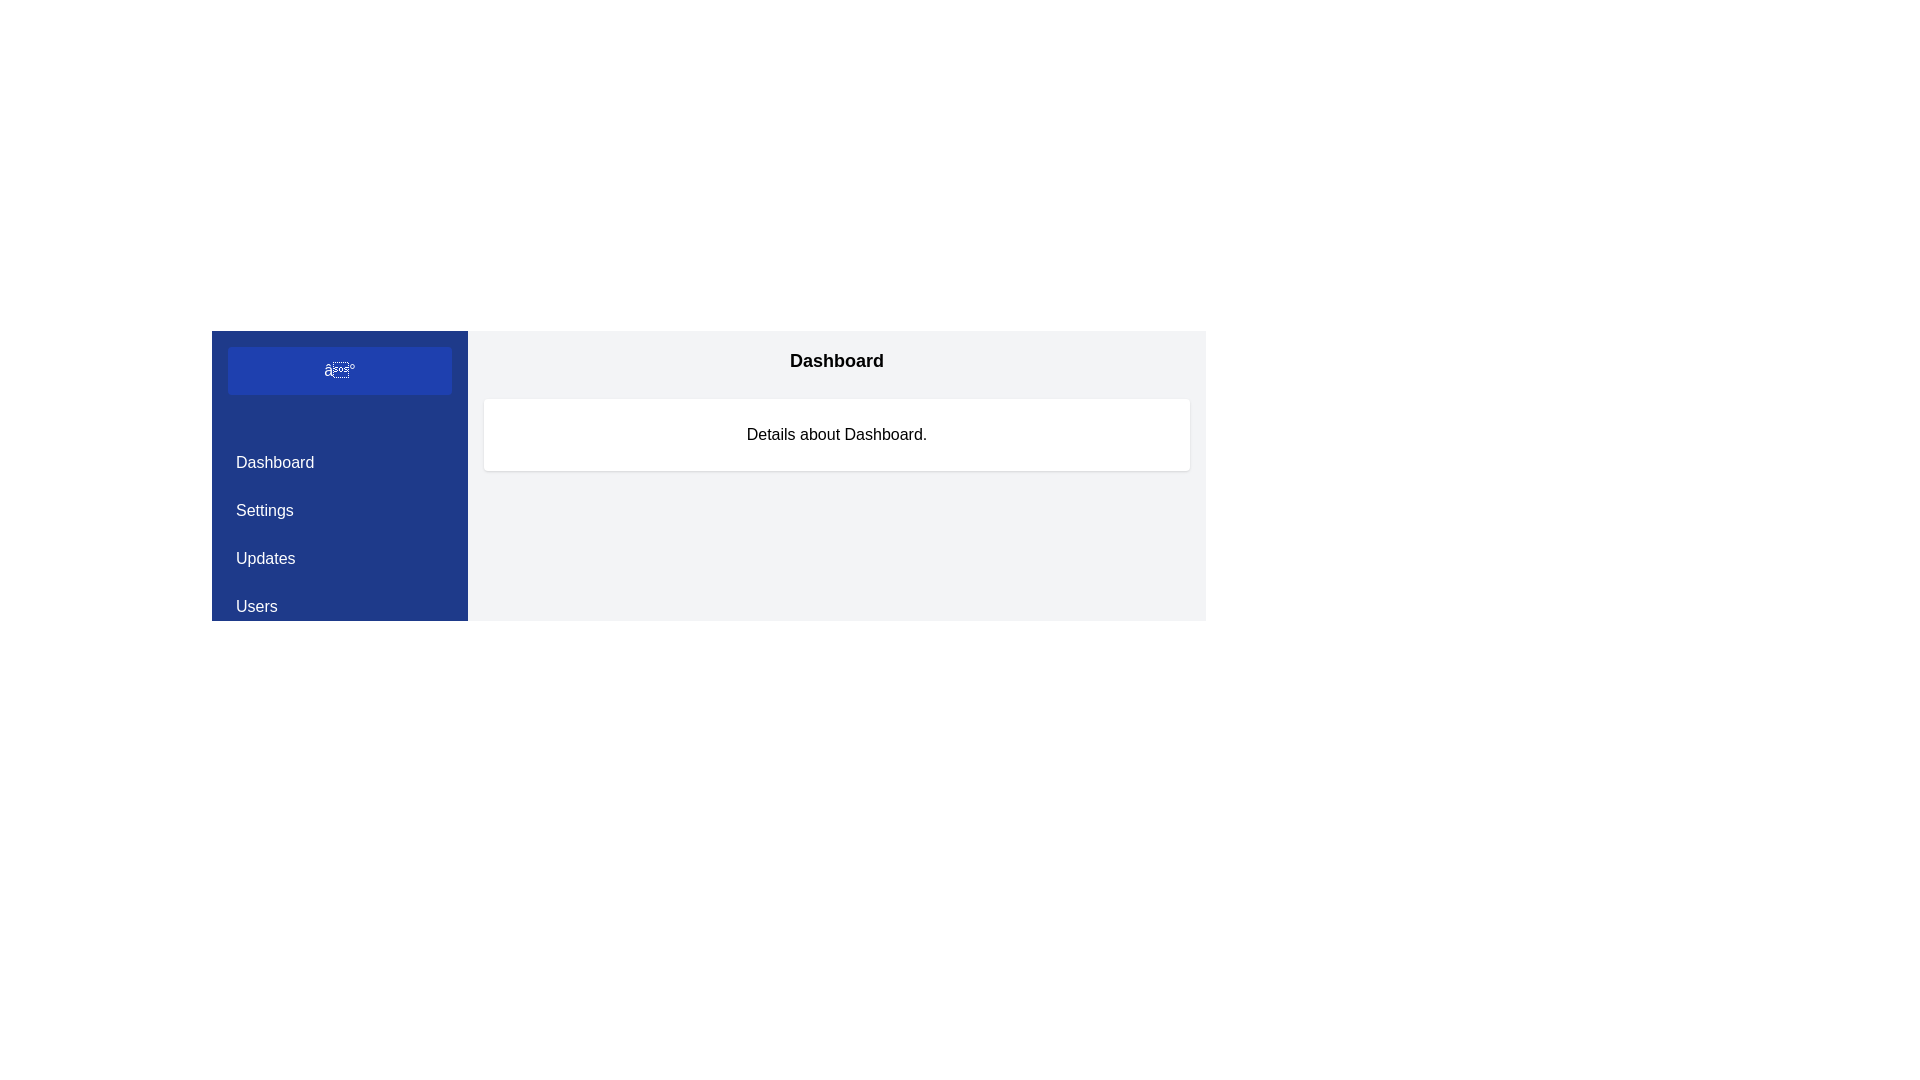 This screenshot has height=1080, width=1920. What do you see at coordinates (263, 509) in the screenshot?
I see `the 'Settings' text label, which is the second label in the sidebar navigation` at bounding box center [263, 509].